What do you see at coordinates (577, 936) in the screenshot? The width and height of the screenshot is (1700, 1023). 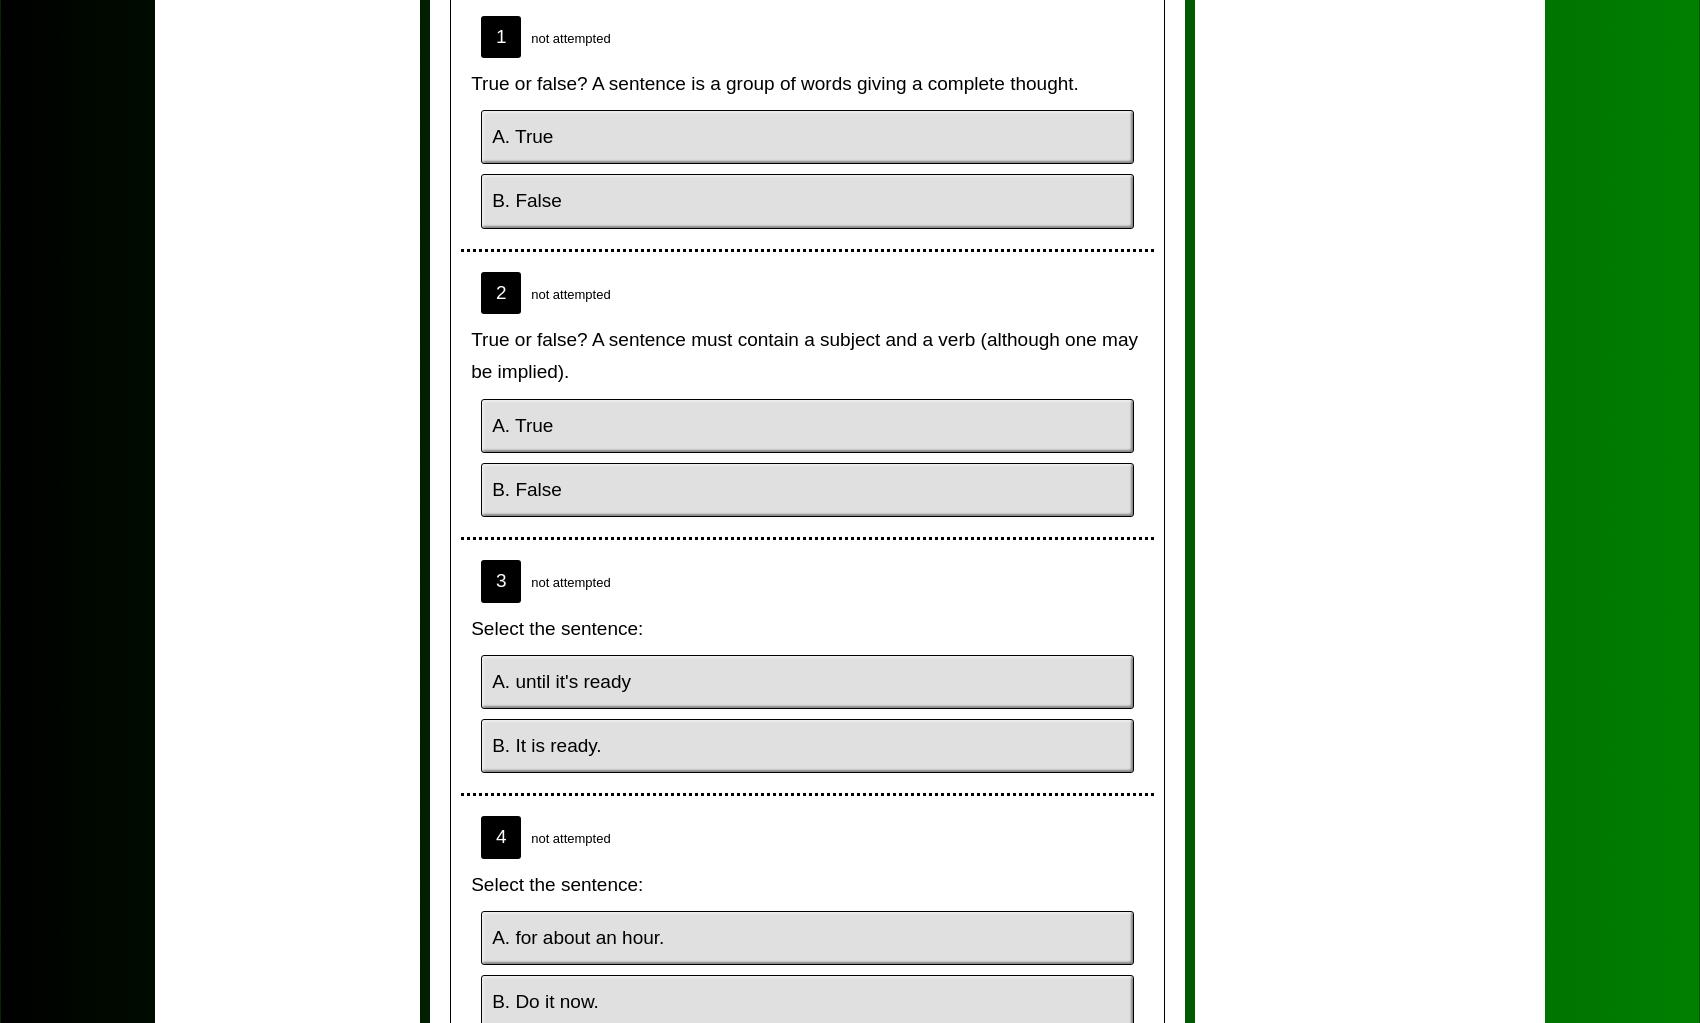 I see `'A. for about an hour.'` at bounding box center [577, 936].